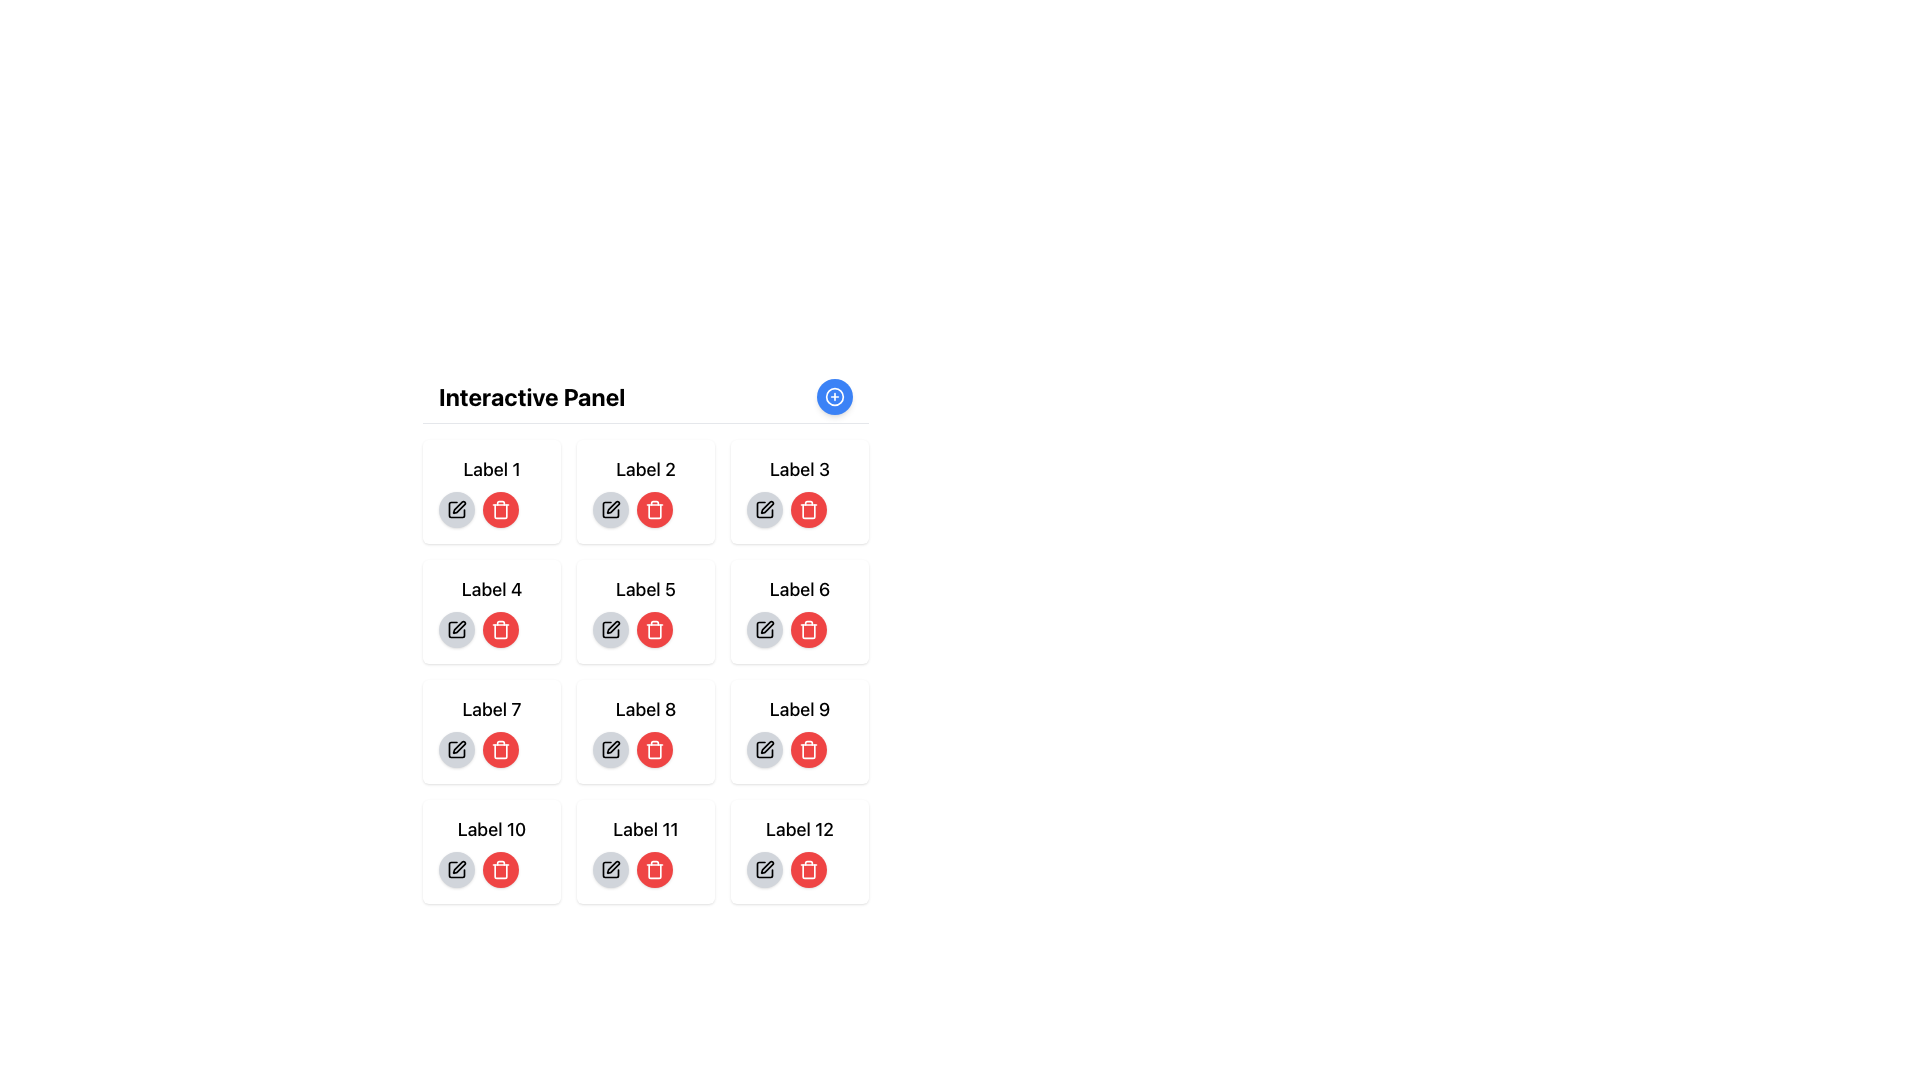 This screenshot has height=1080, width=1920. I want to click on the delete button associated with 'Label 3' to interact, so click(809, 508).